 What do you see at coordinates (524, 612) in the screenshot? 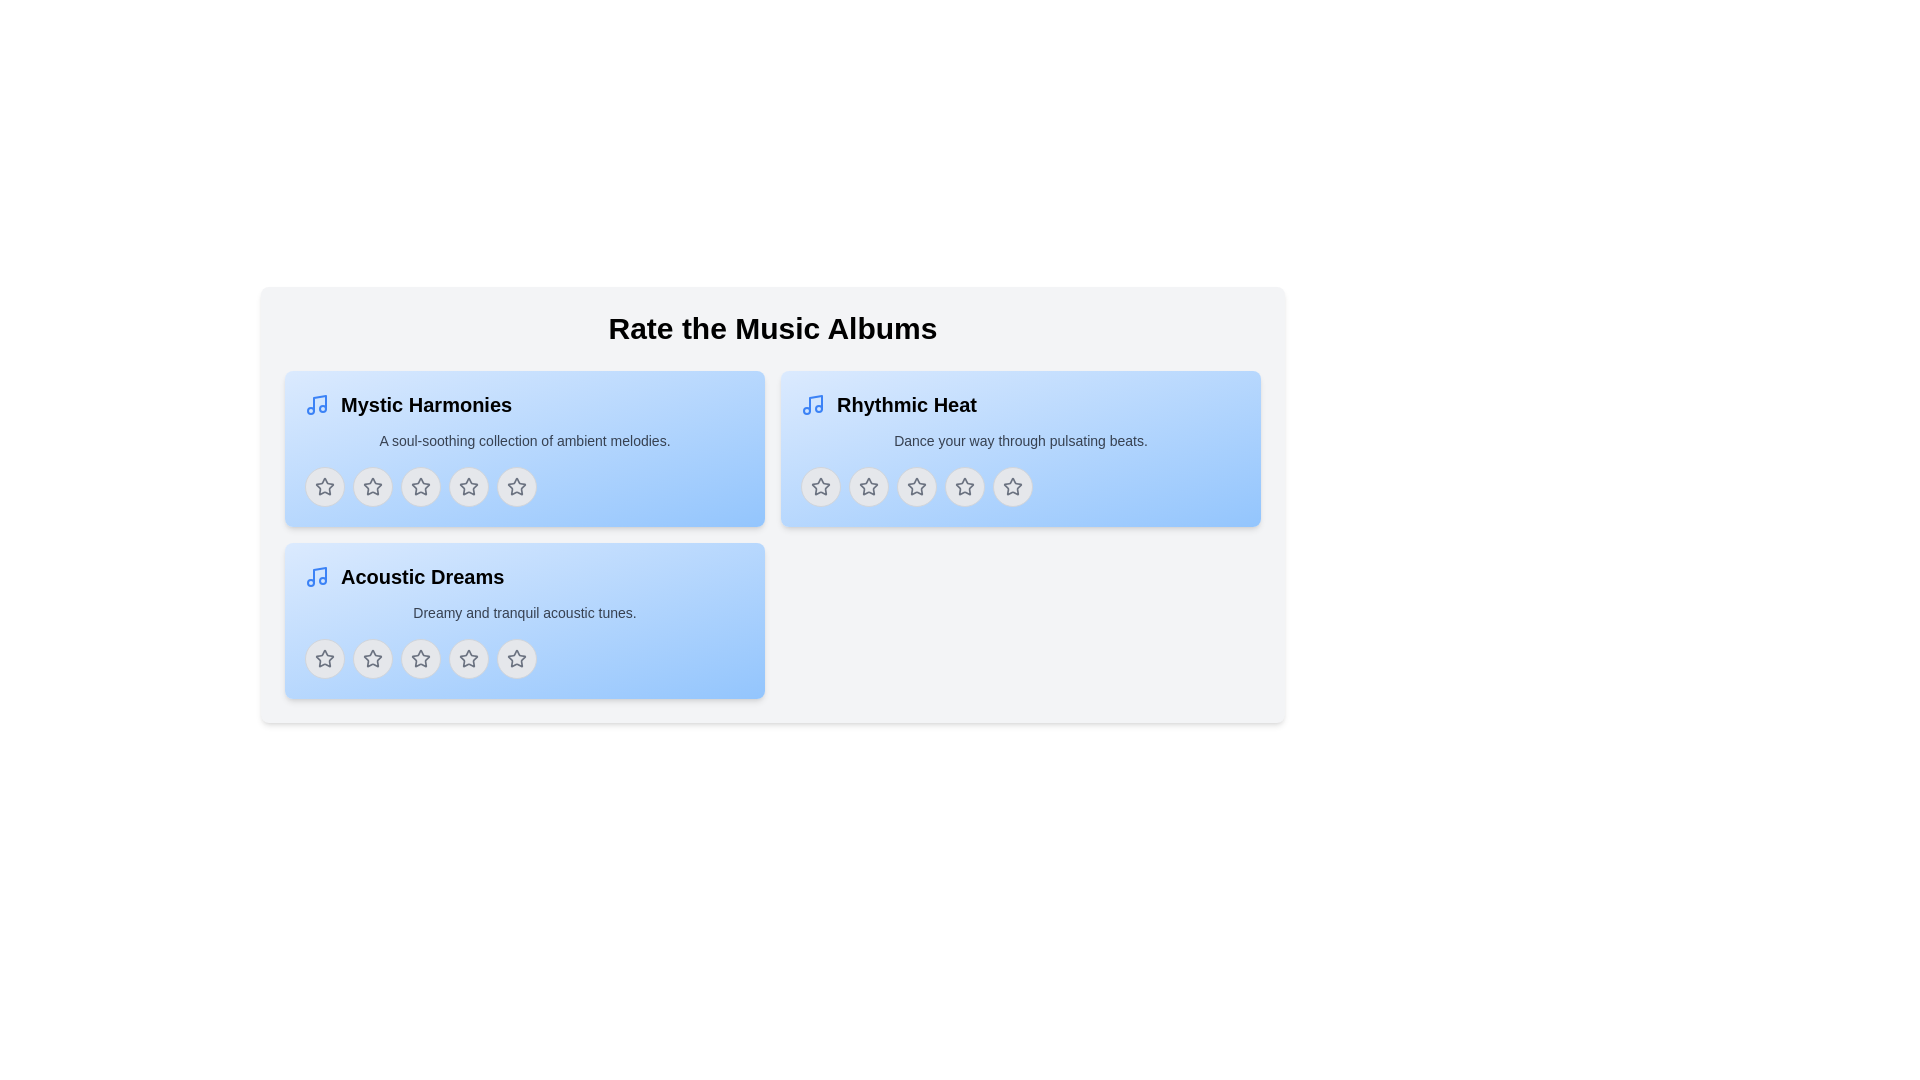
I see `the text label providing a description for the music album 'Acoustic Dreams', located in the lower section of the second card in the grid layout` at bounding box center [524, 612].